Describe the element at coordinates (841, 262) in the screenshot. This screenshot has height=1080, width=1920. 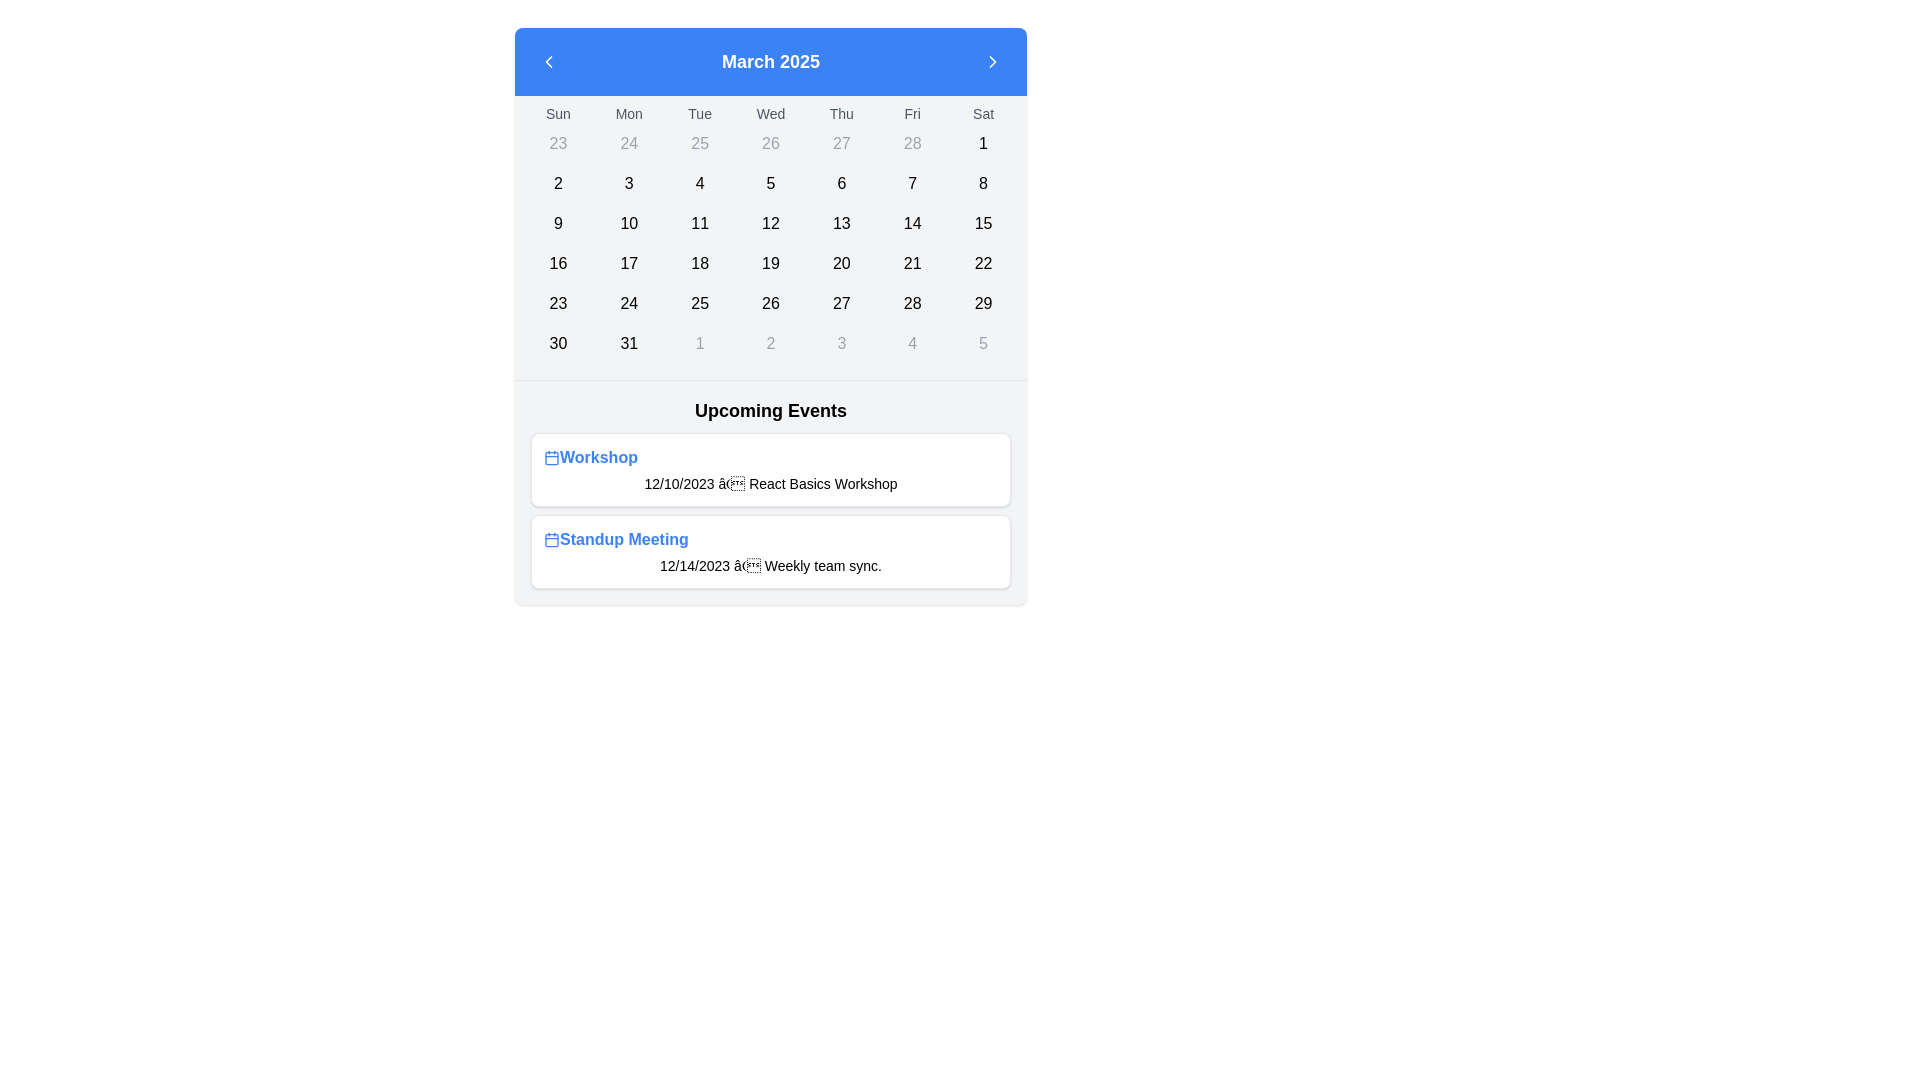
I see `on the date '20' button-like component in the calendar grid` at that location.